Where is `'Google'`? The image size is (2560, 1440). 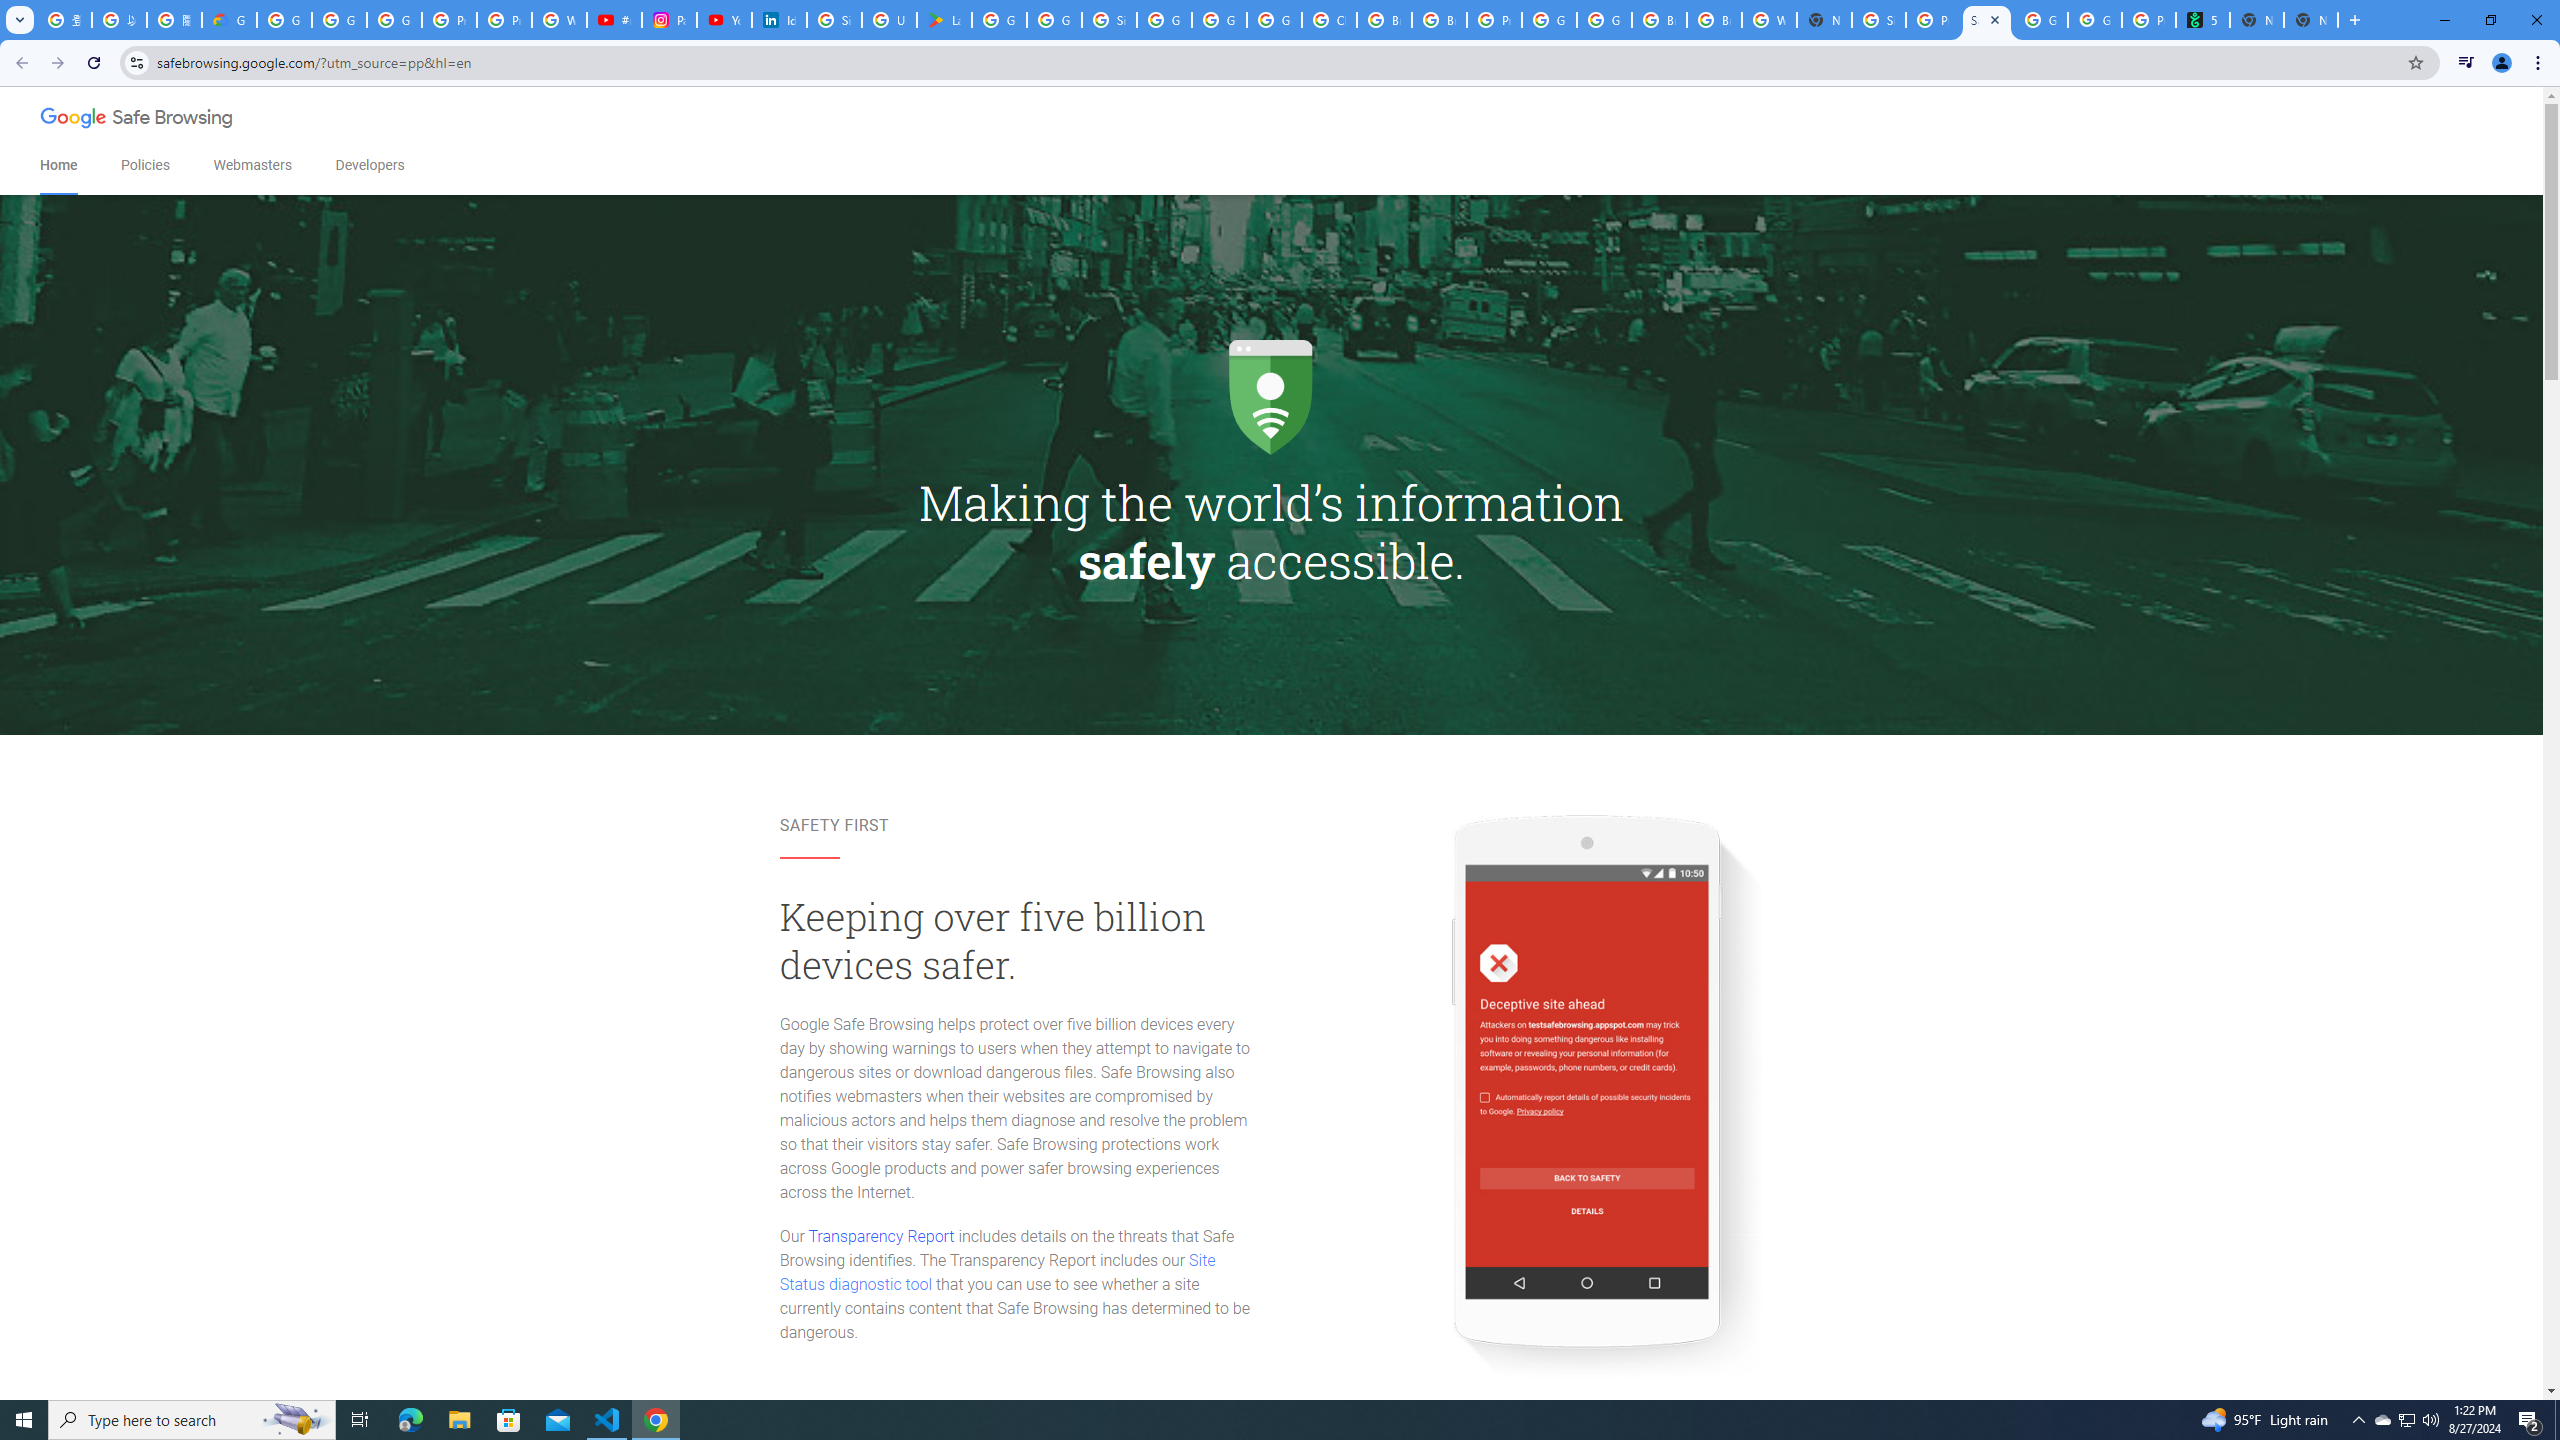
'Google' is located at coordinates (74, 118).